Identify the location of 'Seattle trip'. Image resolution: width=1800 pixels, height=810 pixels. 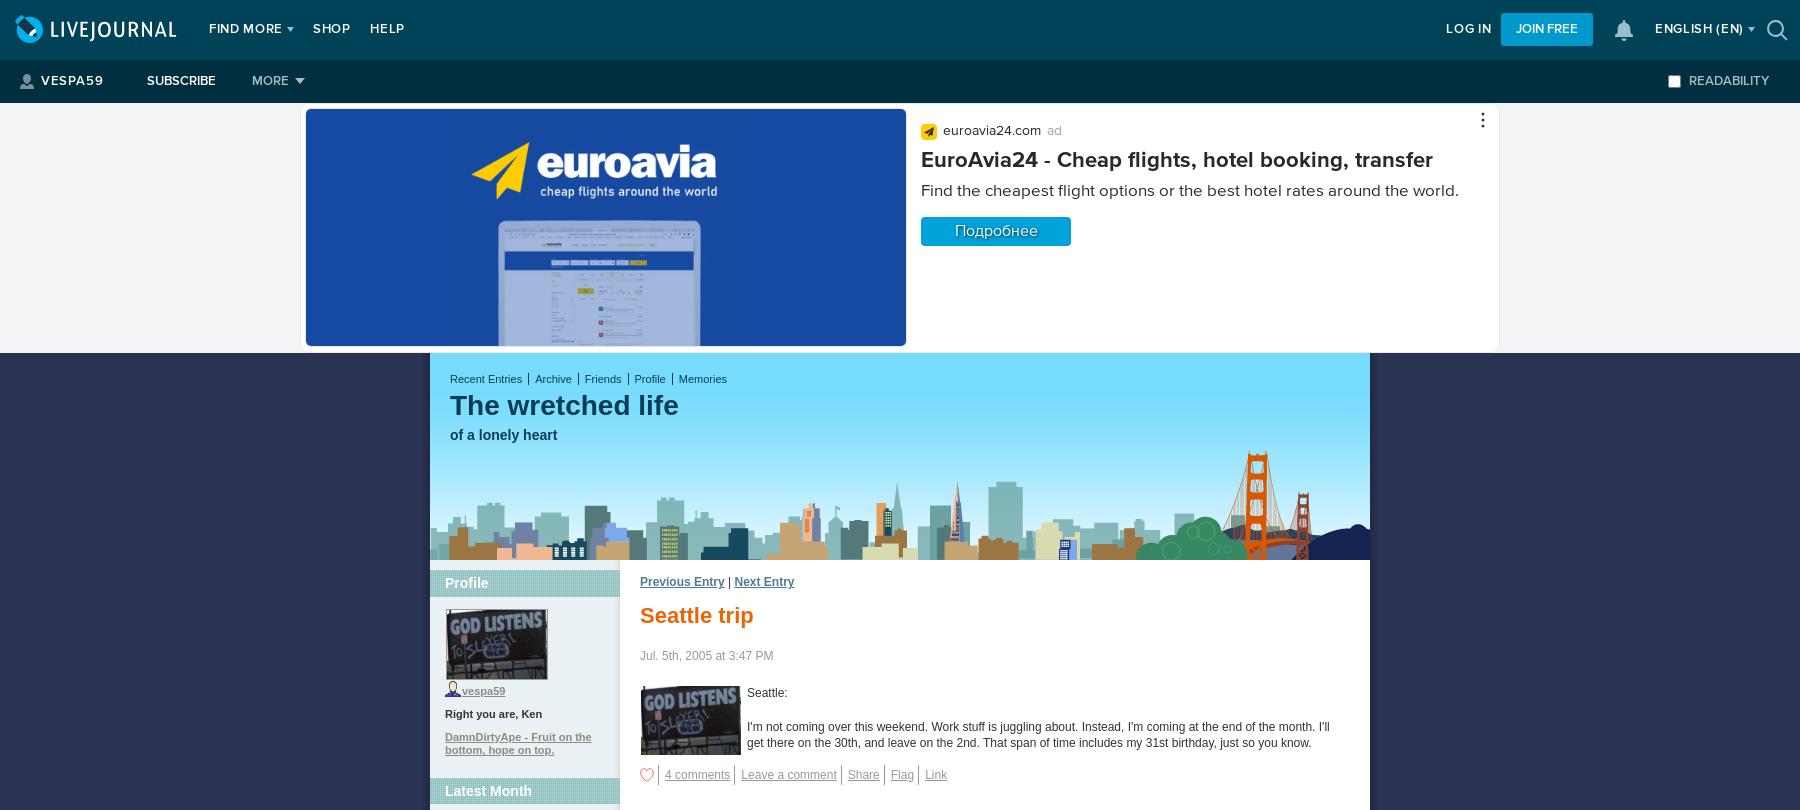
(695, 614).